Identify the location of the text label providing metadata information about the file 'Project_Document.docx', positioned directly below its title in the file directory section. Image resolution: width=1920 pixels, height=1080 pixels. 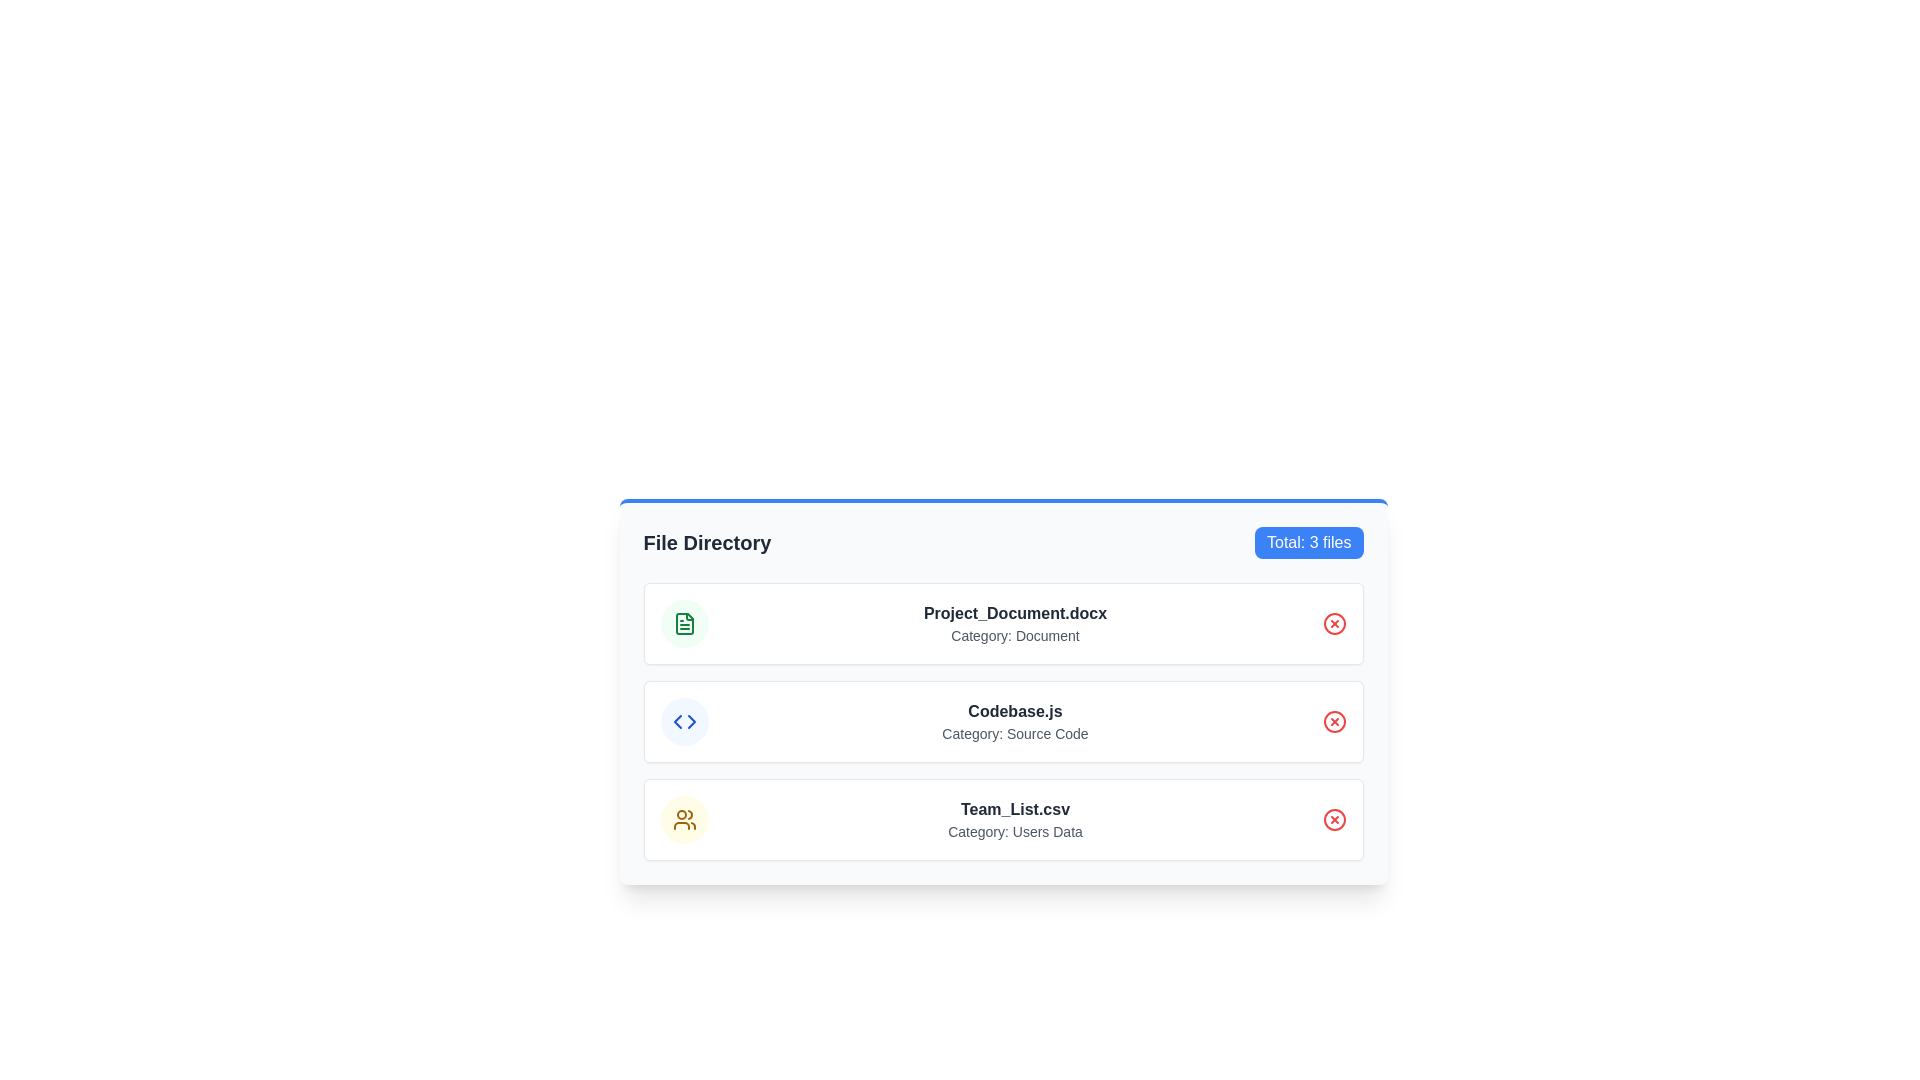
(1015, 636).